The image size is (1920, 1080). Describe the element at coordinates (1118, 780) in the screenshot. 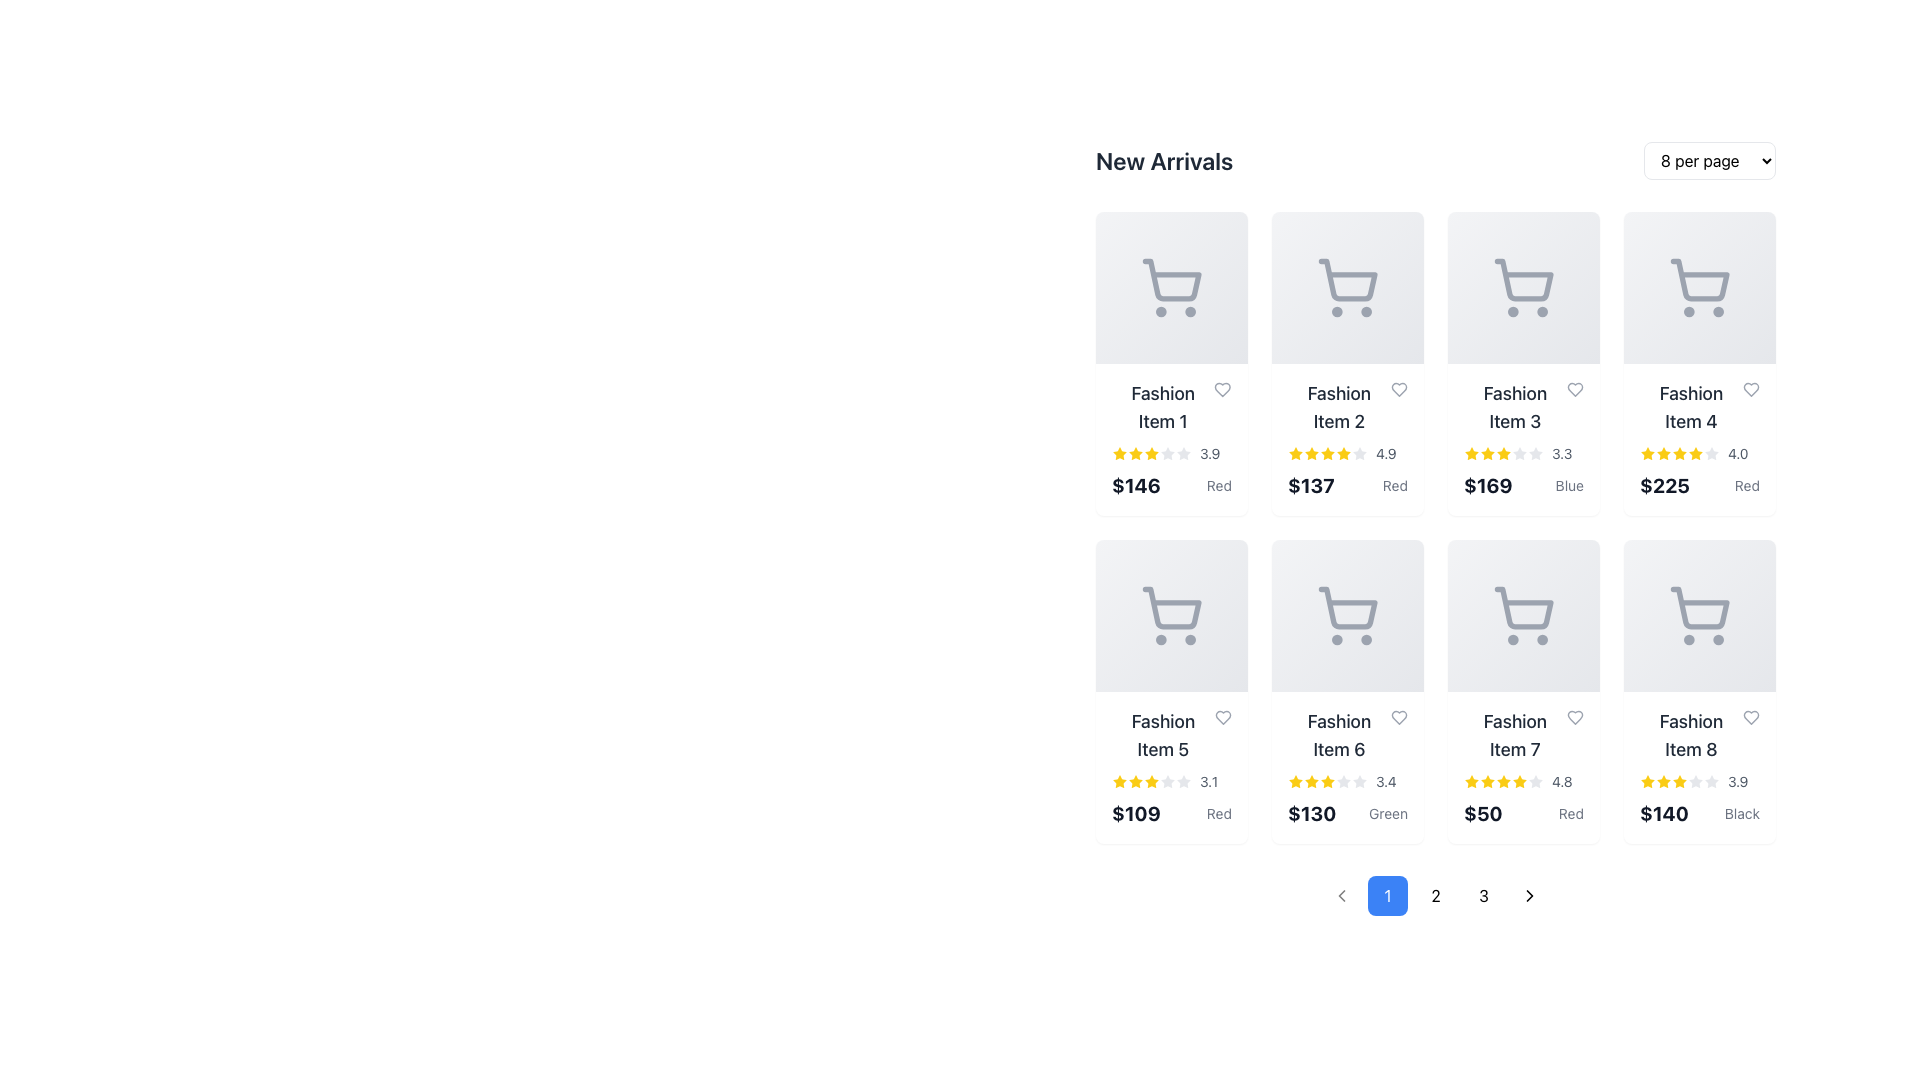

I see `the star-shaped rating icon for 'Fashion Item 5', which is prominently yellow and positioned in the second row, first column of the product grid, above the price` at that location.